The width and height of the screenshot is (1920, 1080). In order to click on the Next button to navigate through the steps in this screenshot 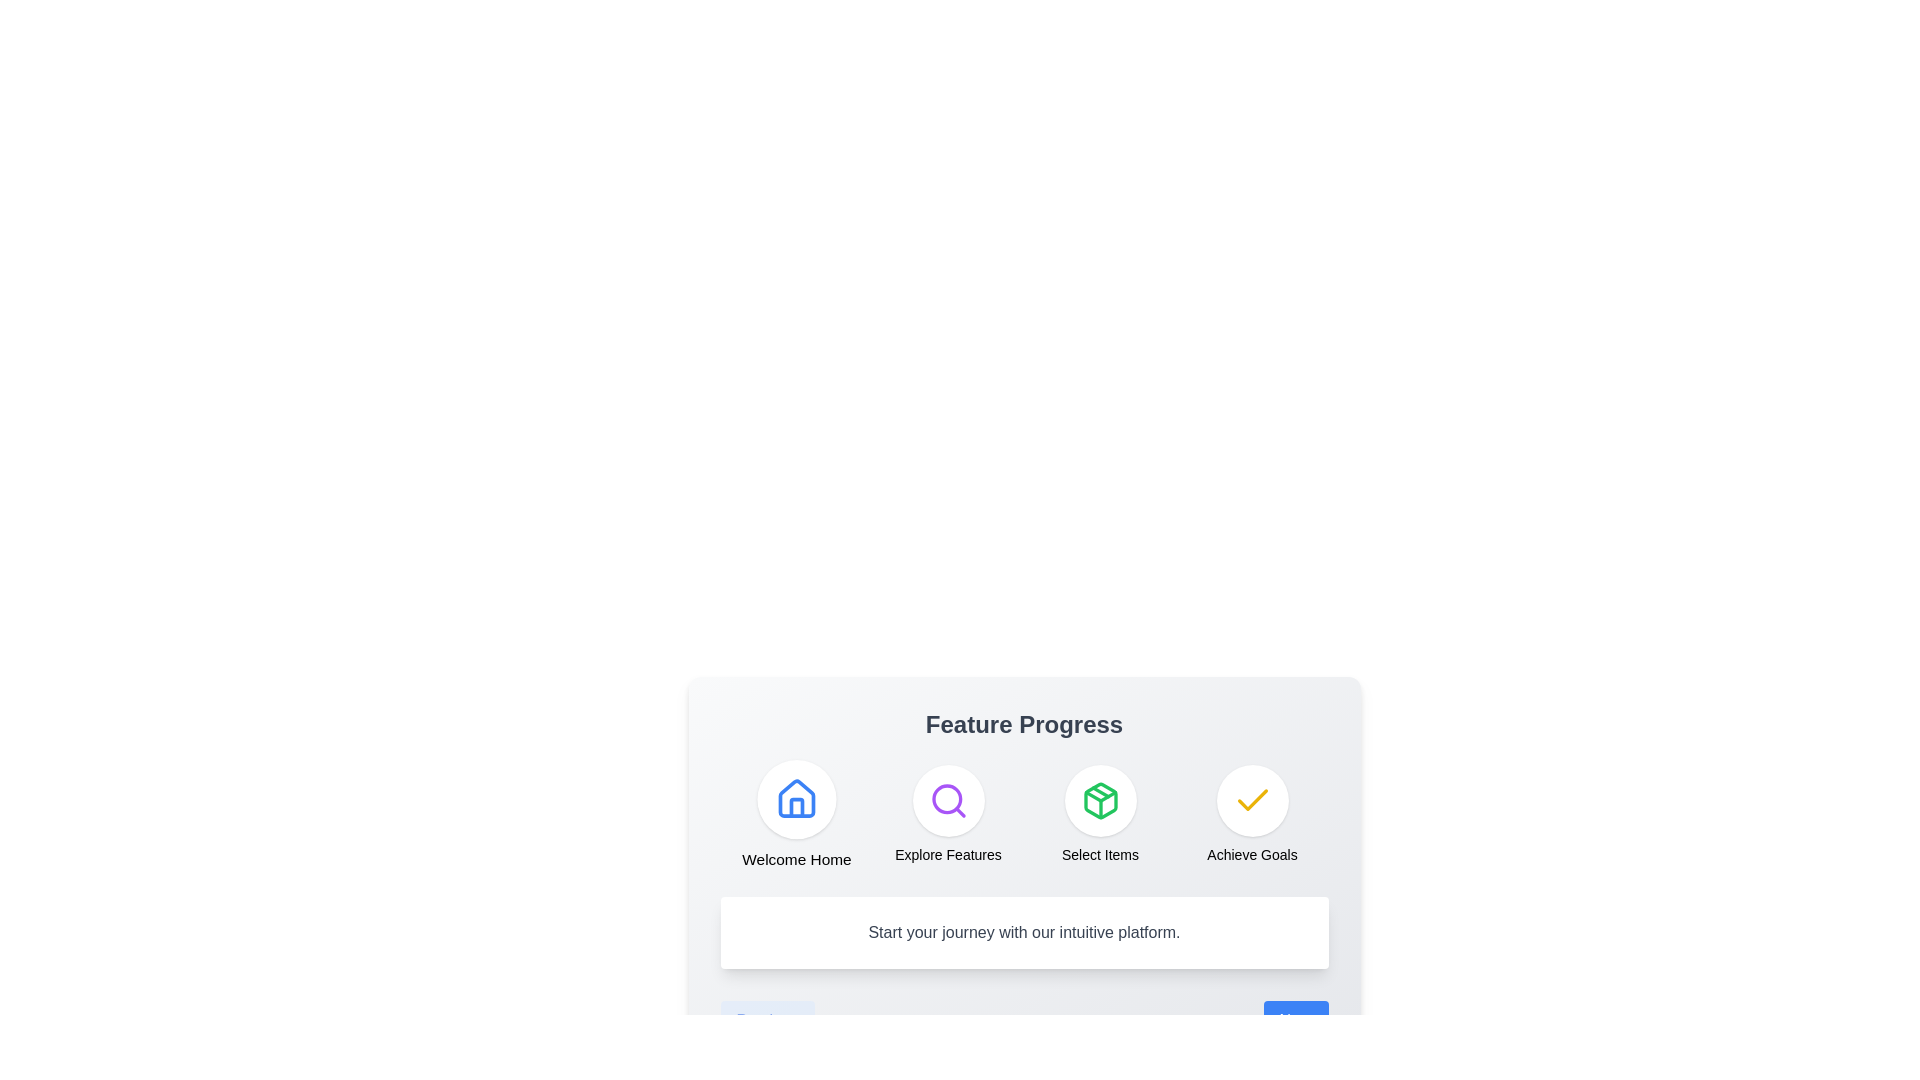, I will do `click(1296, 1021)`.